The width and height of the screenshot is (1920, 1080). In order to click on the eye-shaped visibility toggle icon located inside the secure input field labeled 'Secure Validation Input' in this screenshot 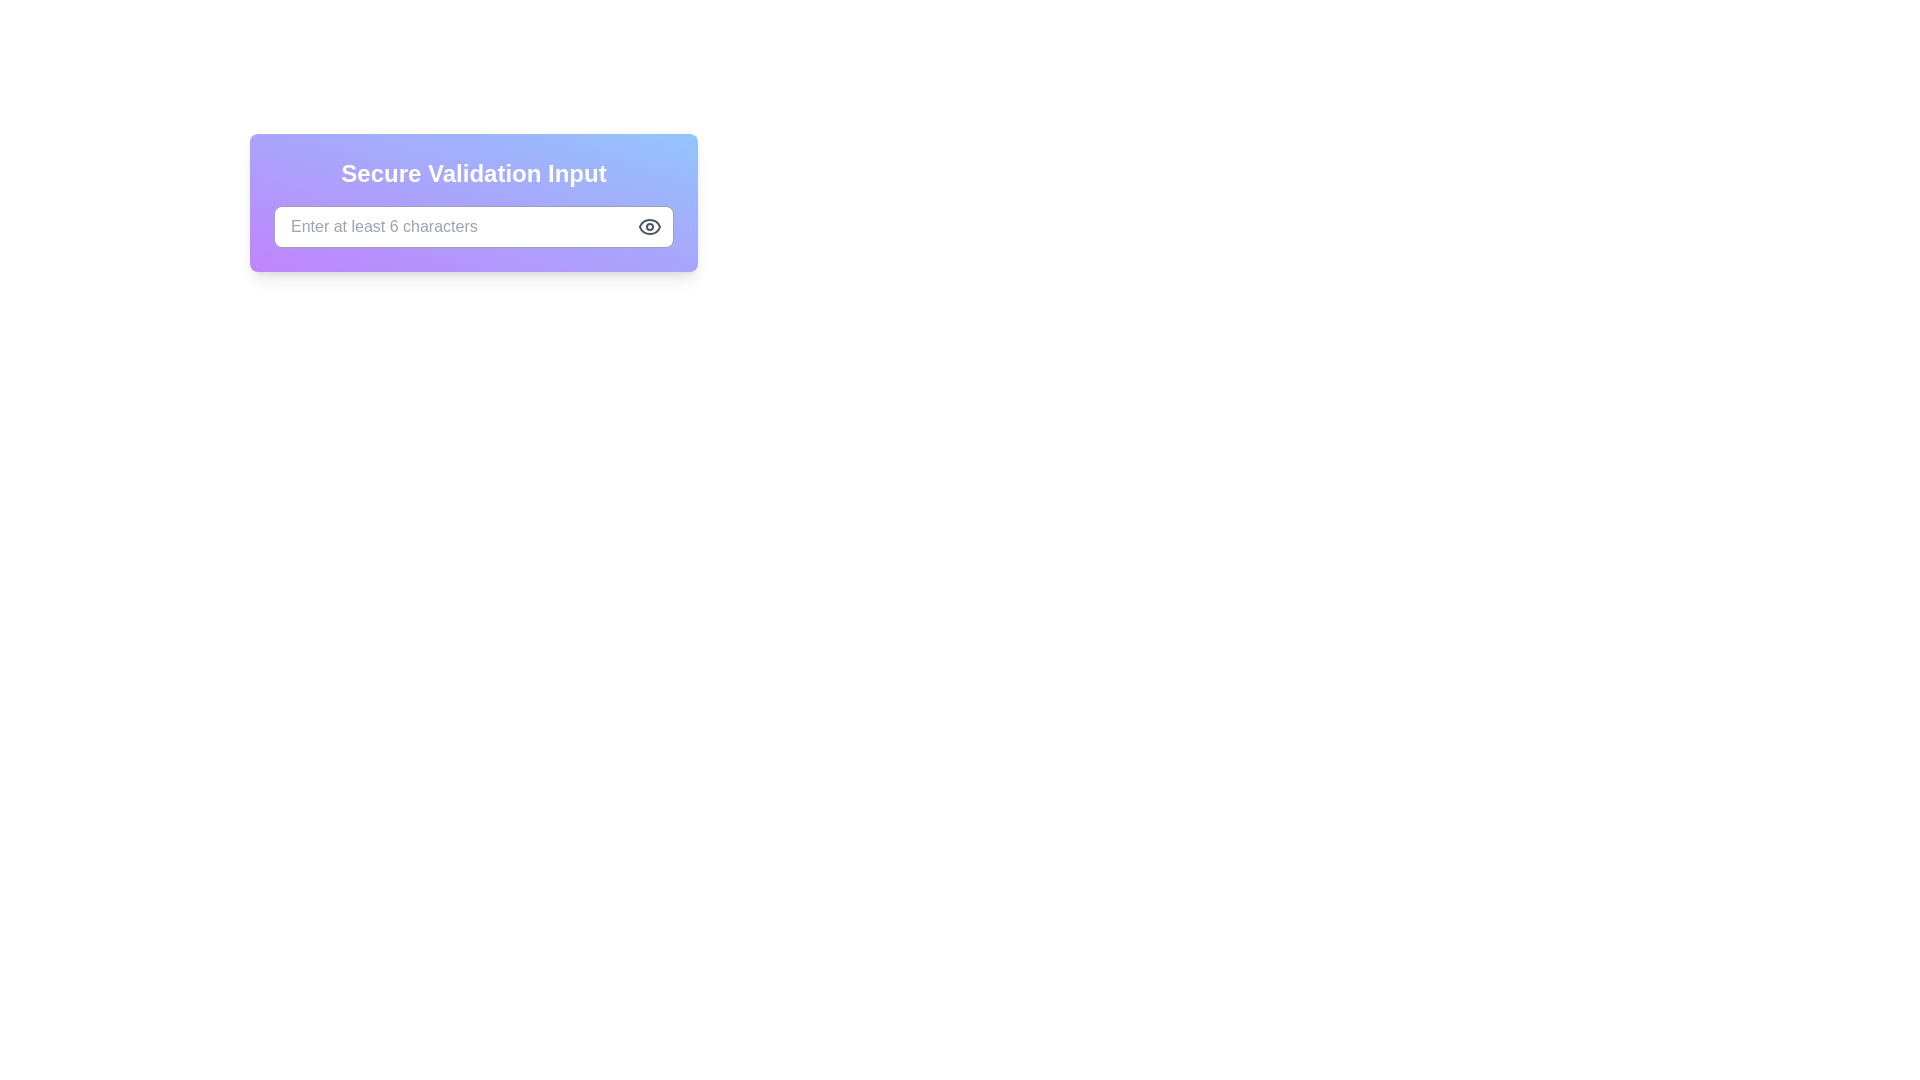, I will do `click(649, 226)`.